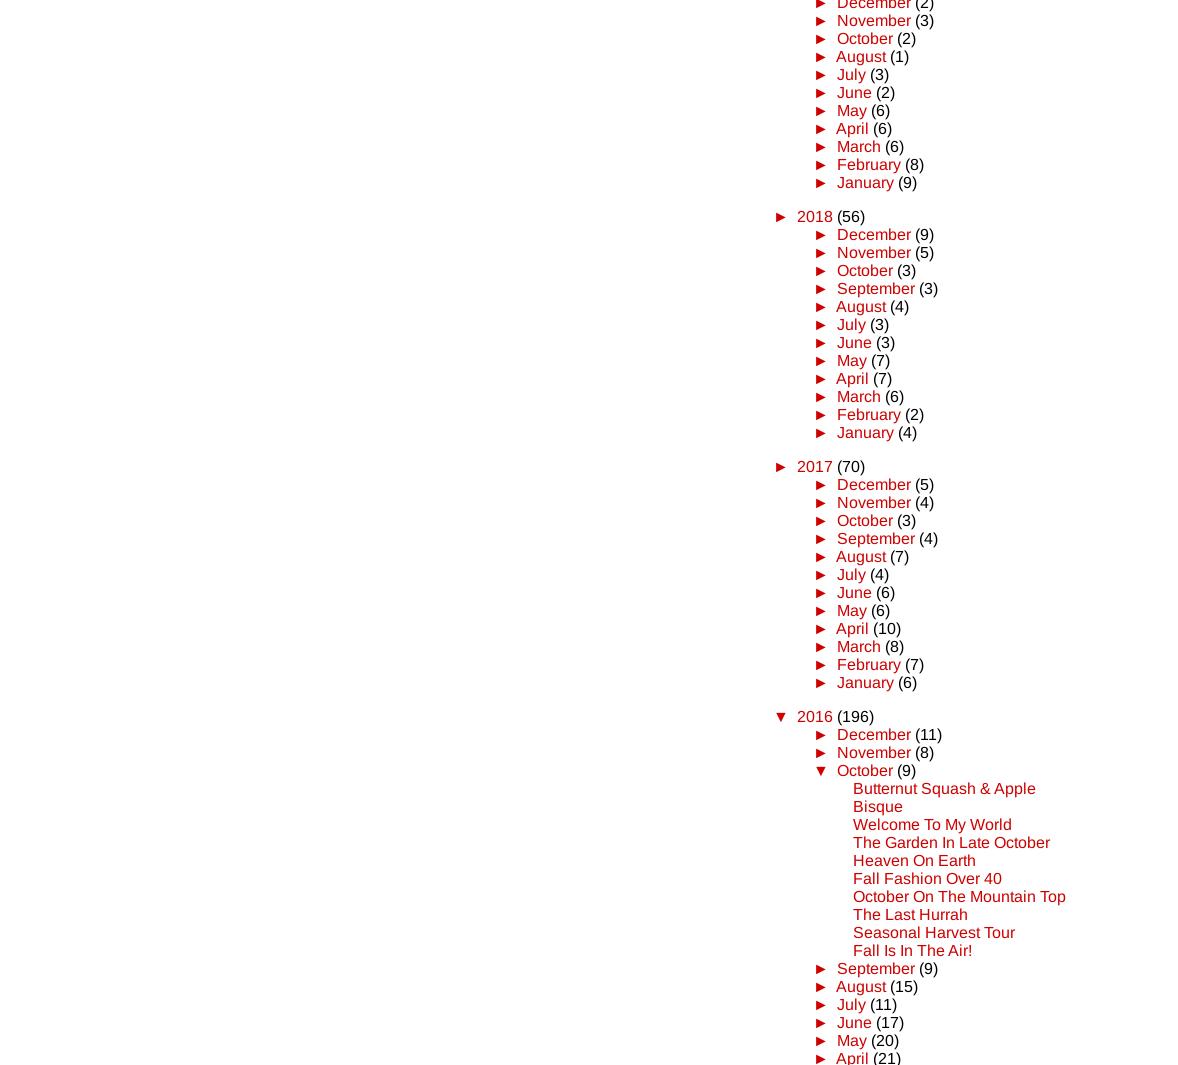 The height and width of the screenshot is (1065, 1178). I want to click on 'Fall Is In The Air!', so click(912, 949).